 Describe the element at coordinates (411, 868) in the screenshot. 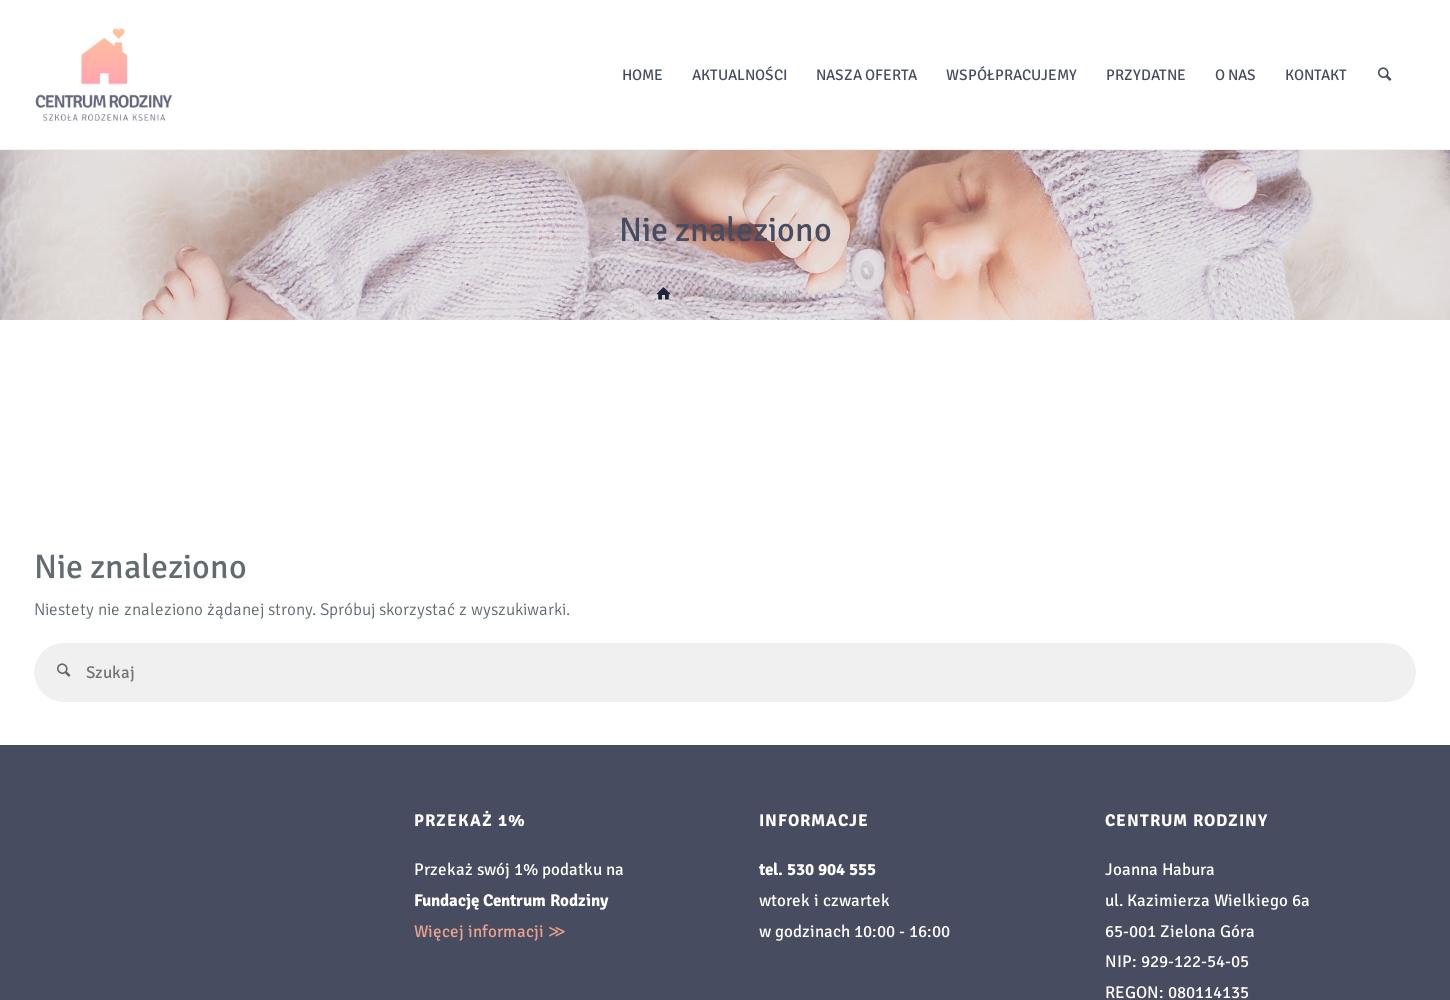

I see `'Przekaż swój 1% podatku na'` at that location.